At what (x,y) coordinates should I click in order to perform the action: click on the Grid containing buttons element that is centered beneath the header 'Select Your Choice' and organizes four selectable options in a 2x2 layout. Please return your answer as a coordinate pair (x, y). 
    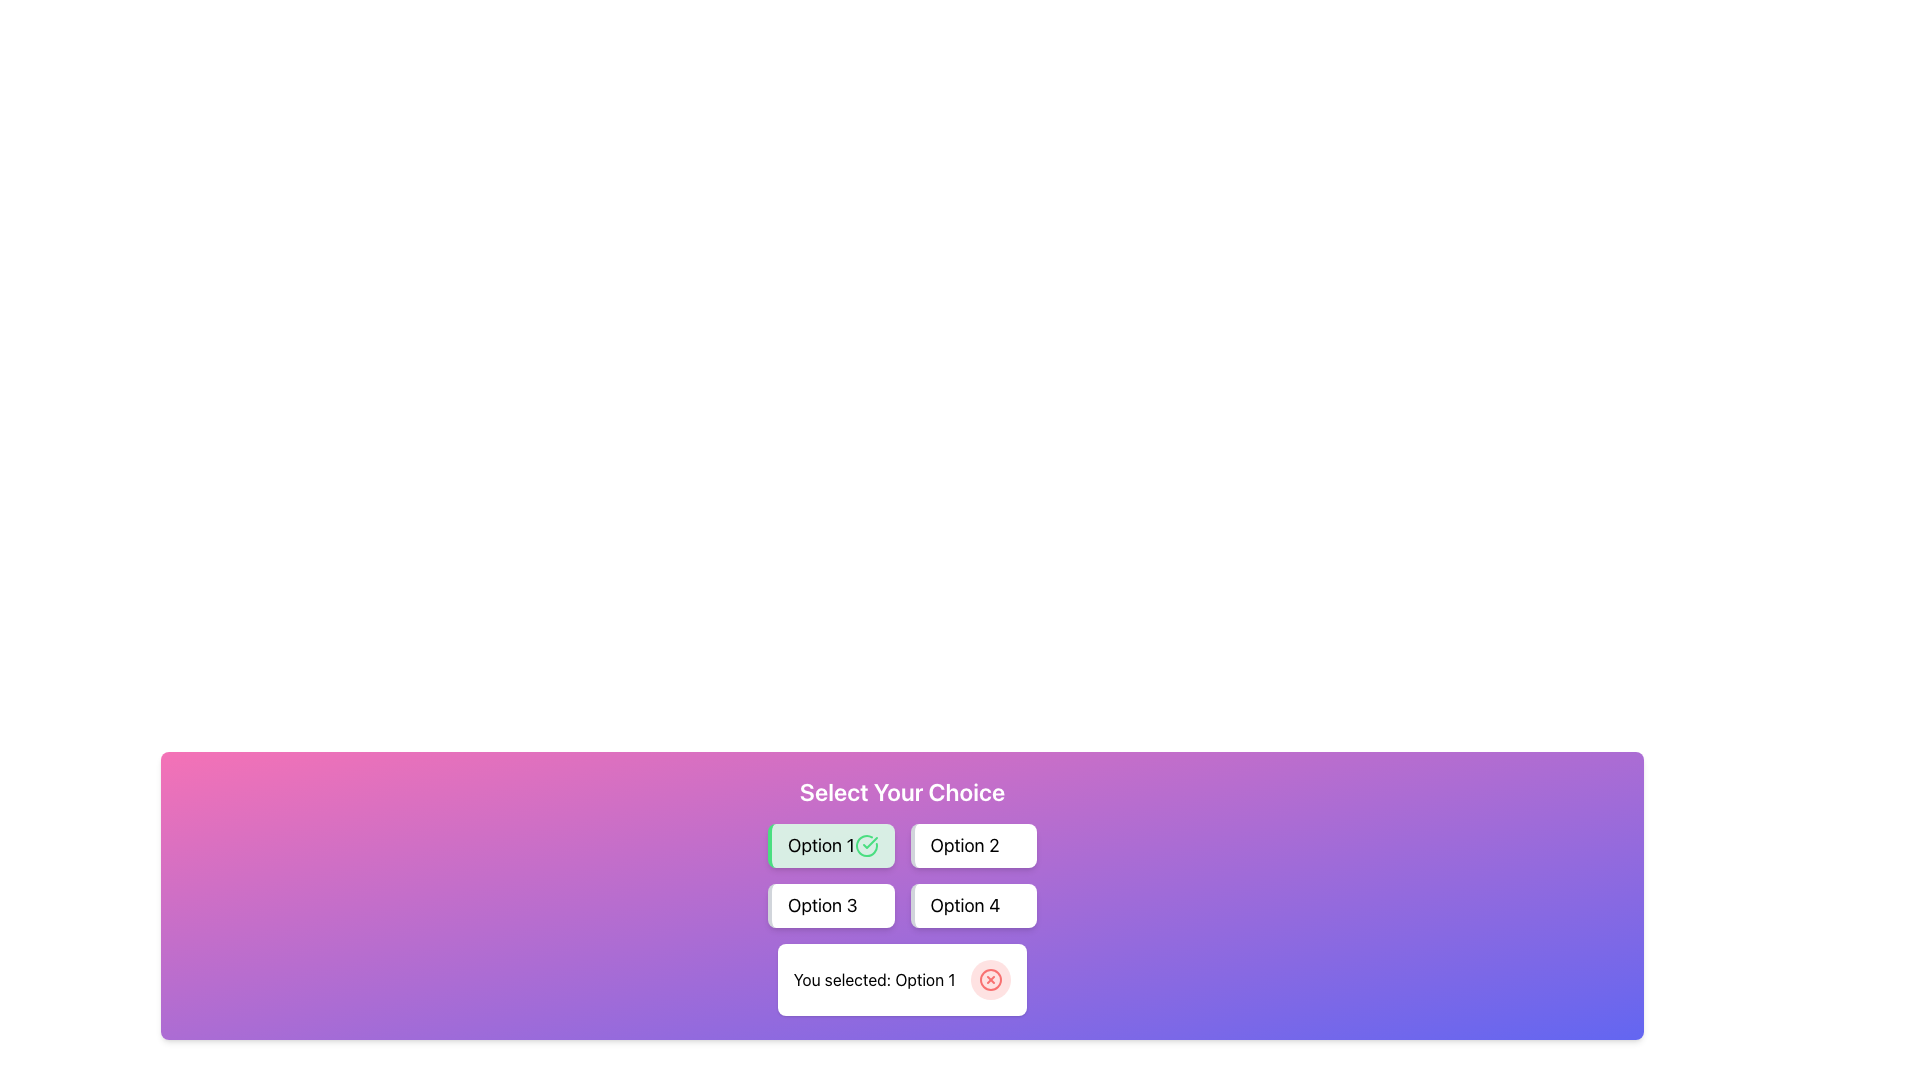
    Looking at the image, I should click on (901, 874).